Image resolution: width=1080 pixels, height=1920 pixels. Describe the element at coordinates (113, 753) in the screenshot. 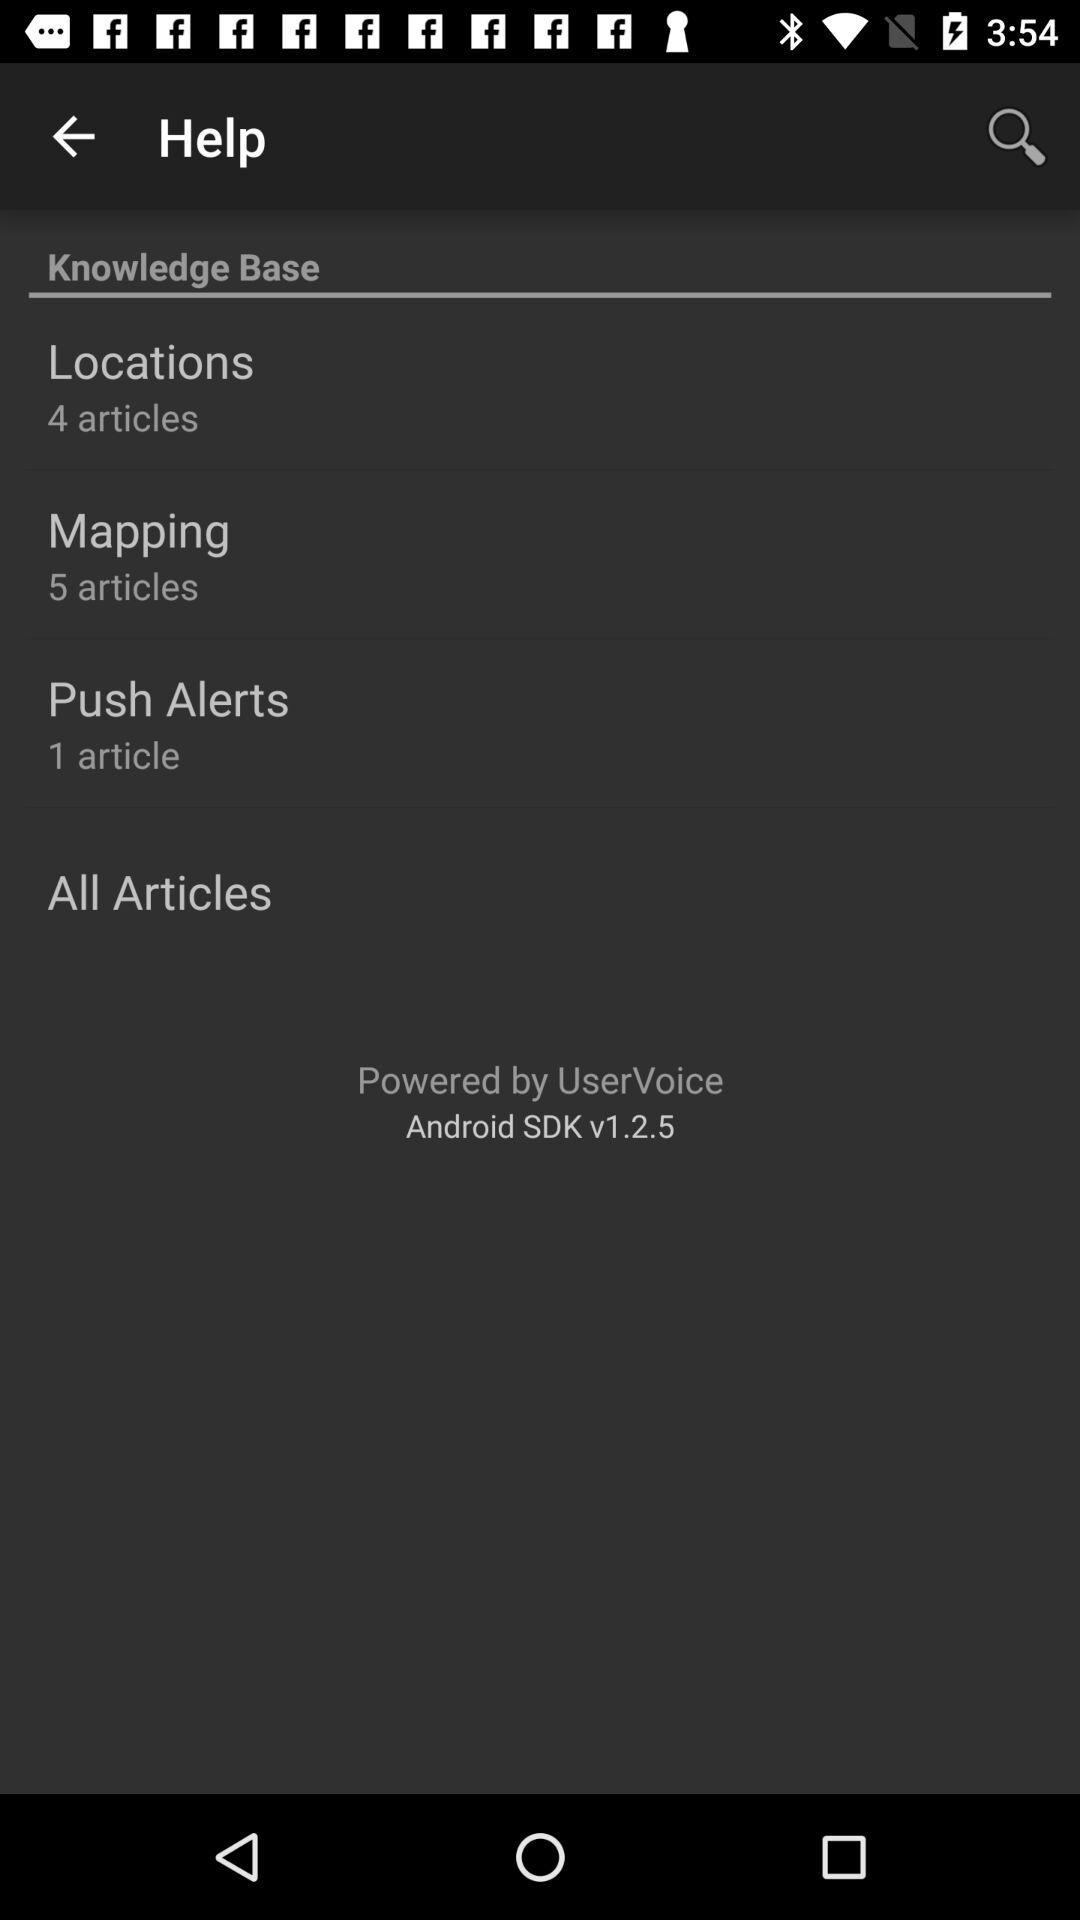

I see `the item below push alerts item` at that location.